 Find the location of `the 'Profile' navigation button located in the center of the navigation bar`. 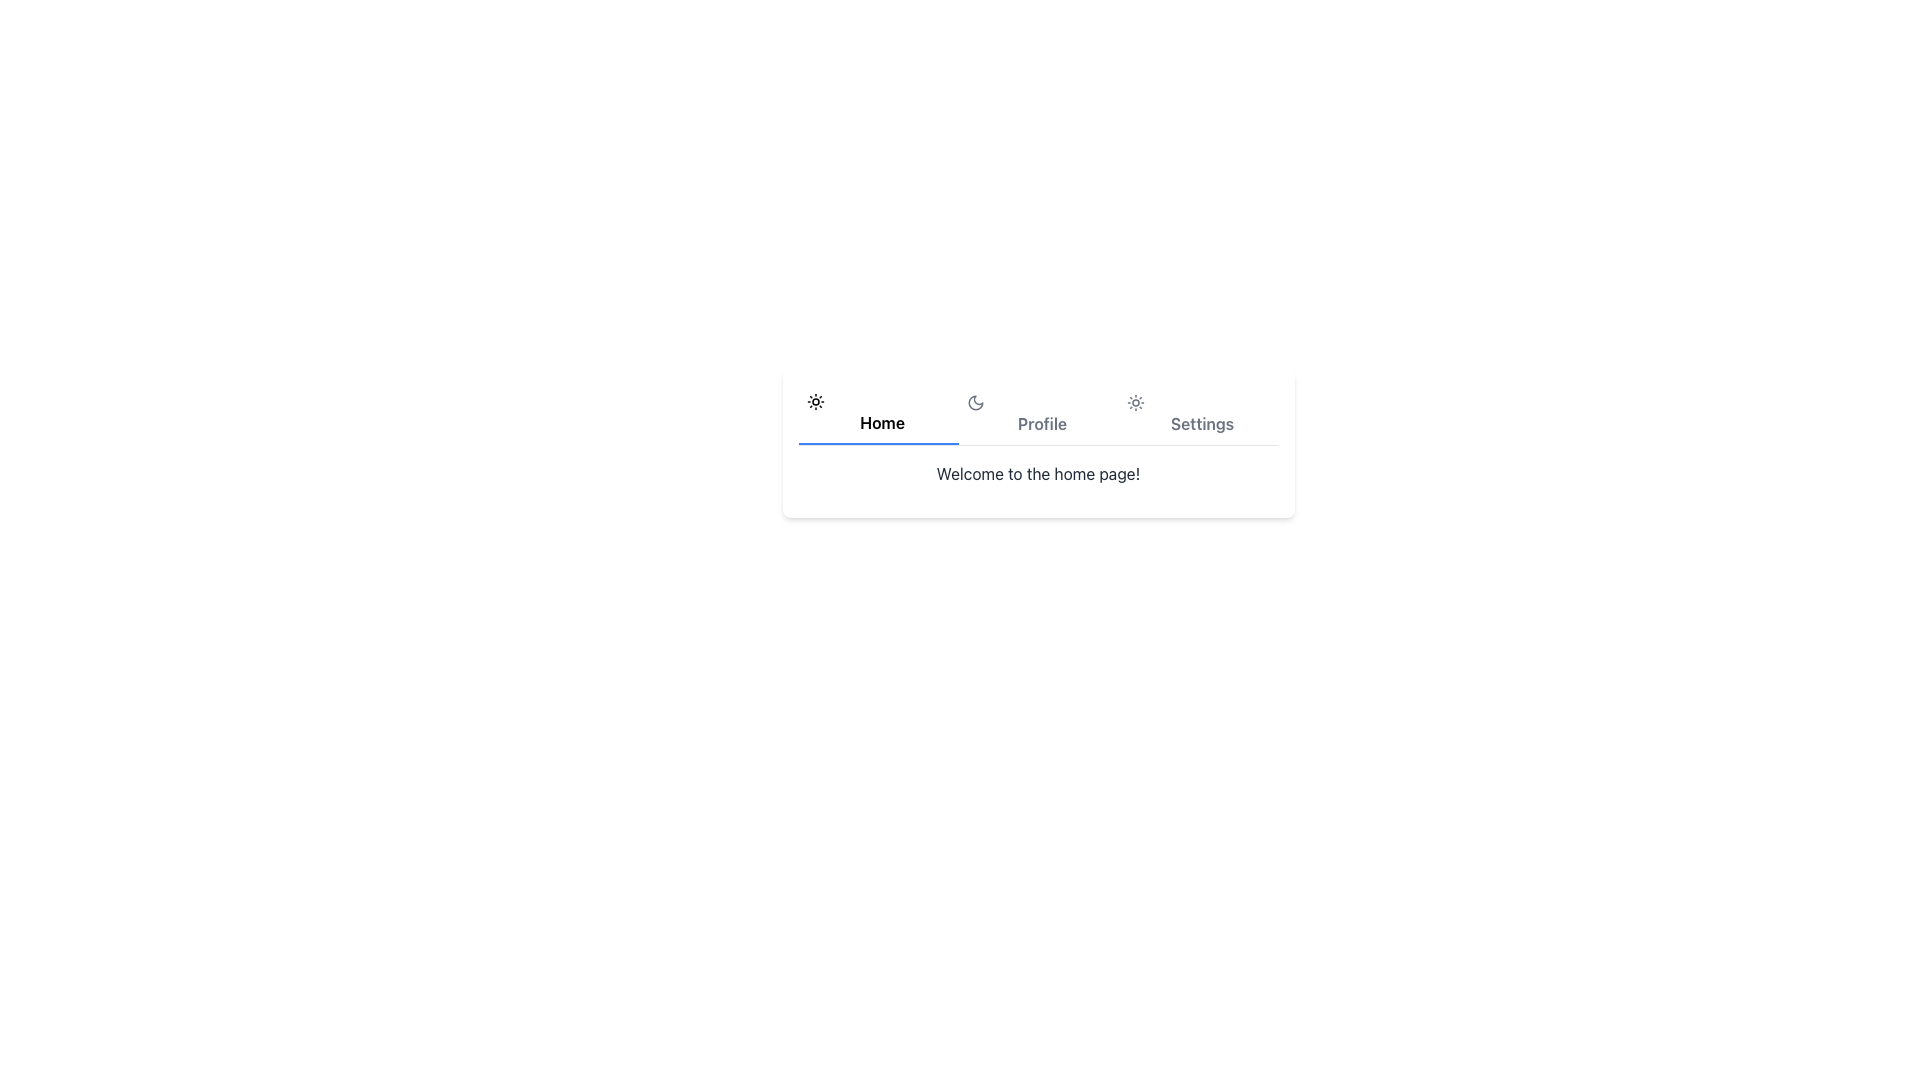

the 'Profile' navigation button located in the center of the navigation bar is located at coordinates (1038, 414).